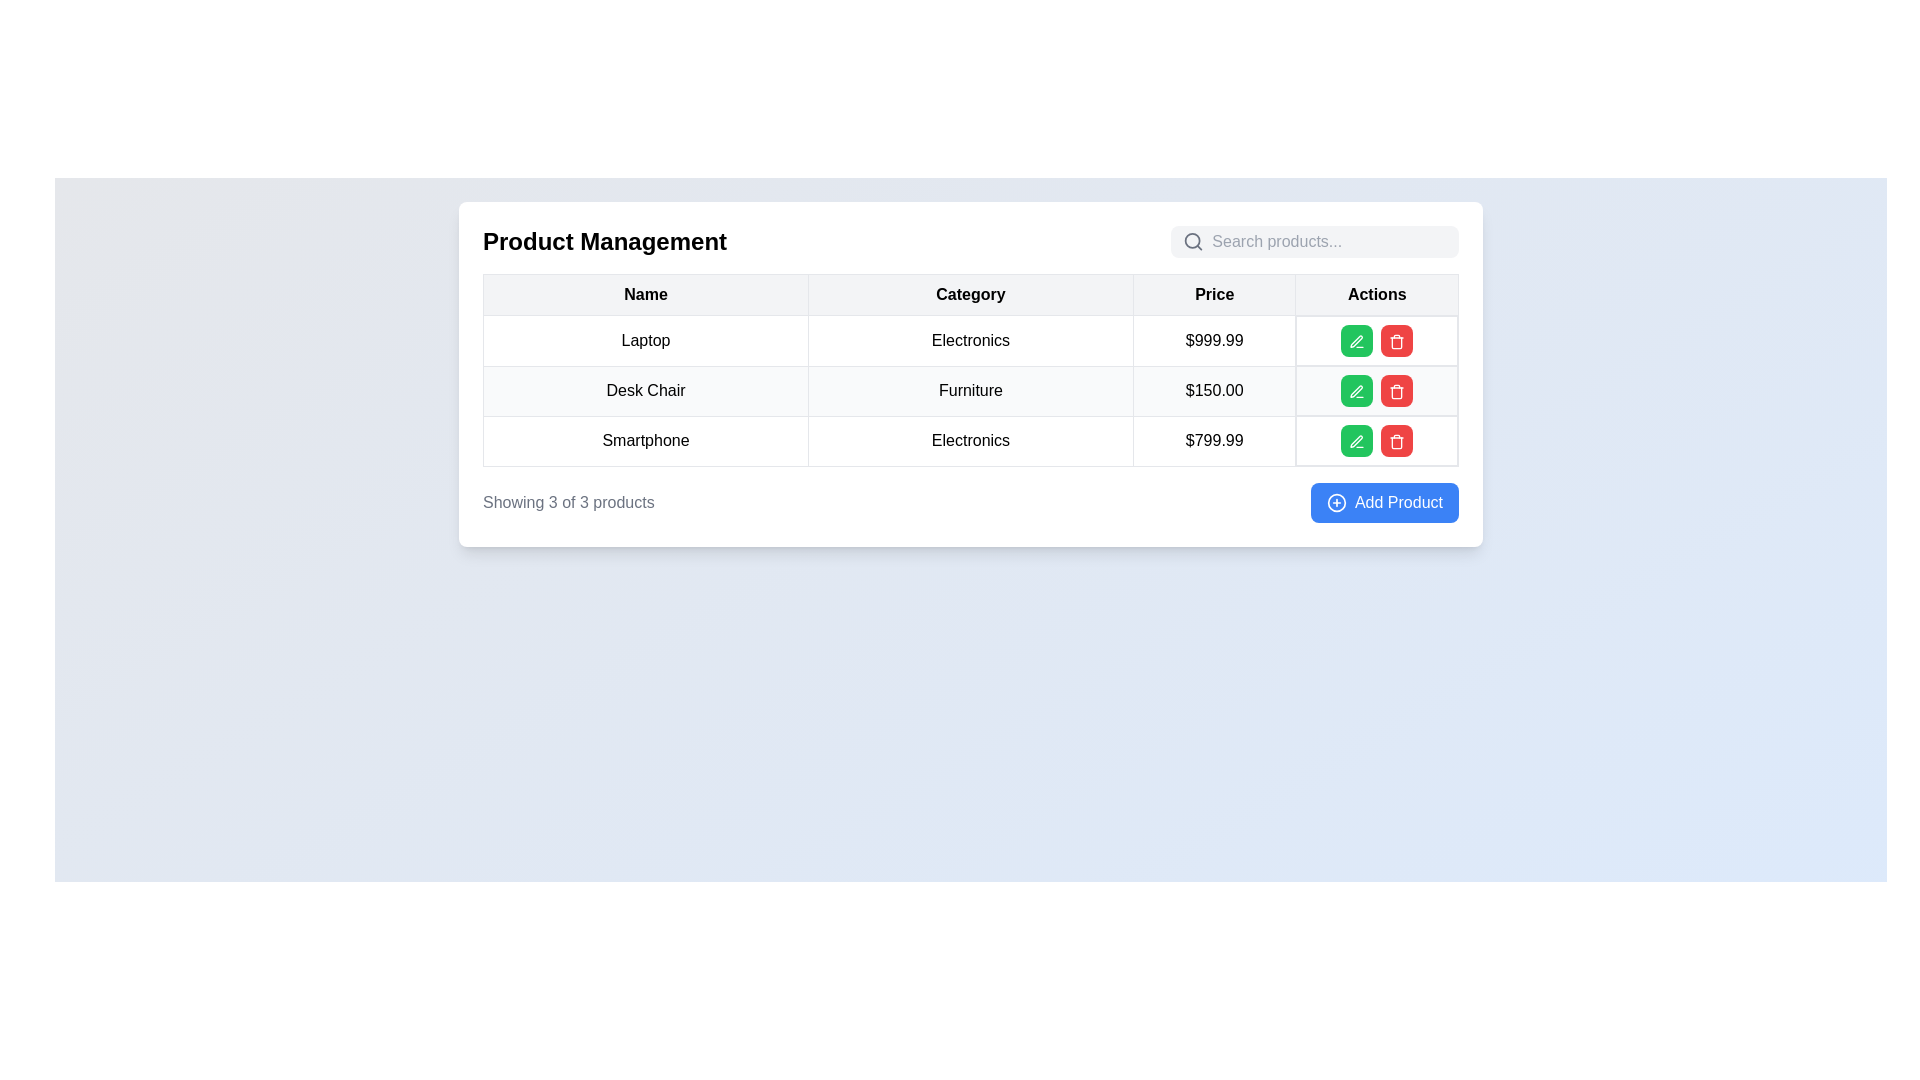 This screenshot has width=1920, height=1080. I want to click on the rectangular button with a blue background and white text reading 'Add Product', so click(1383, 501).